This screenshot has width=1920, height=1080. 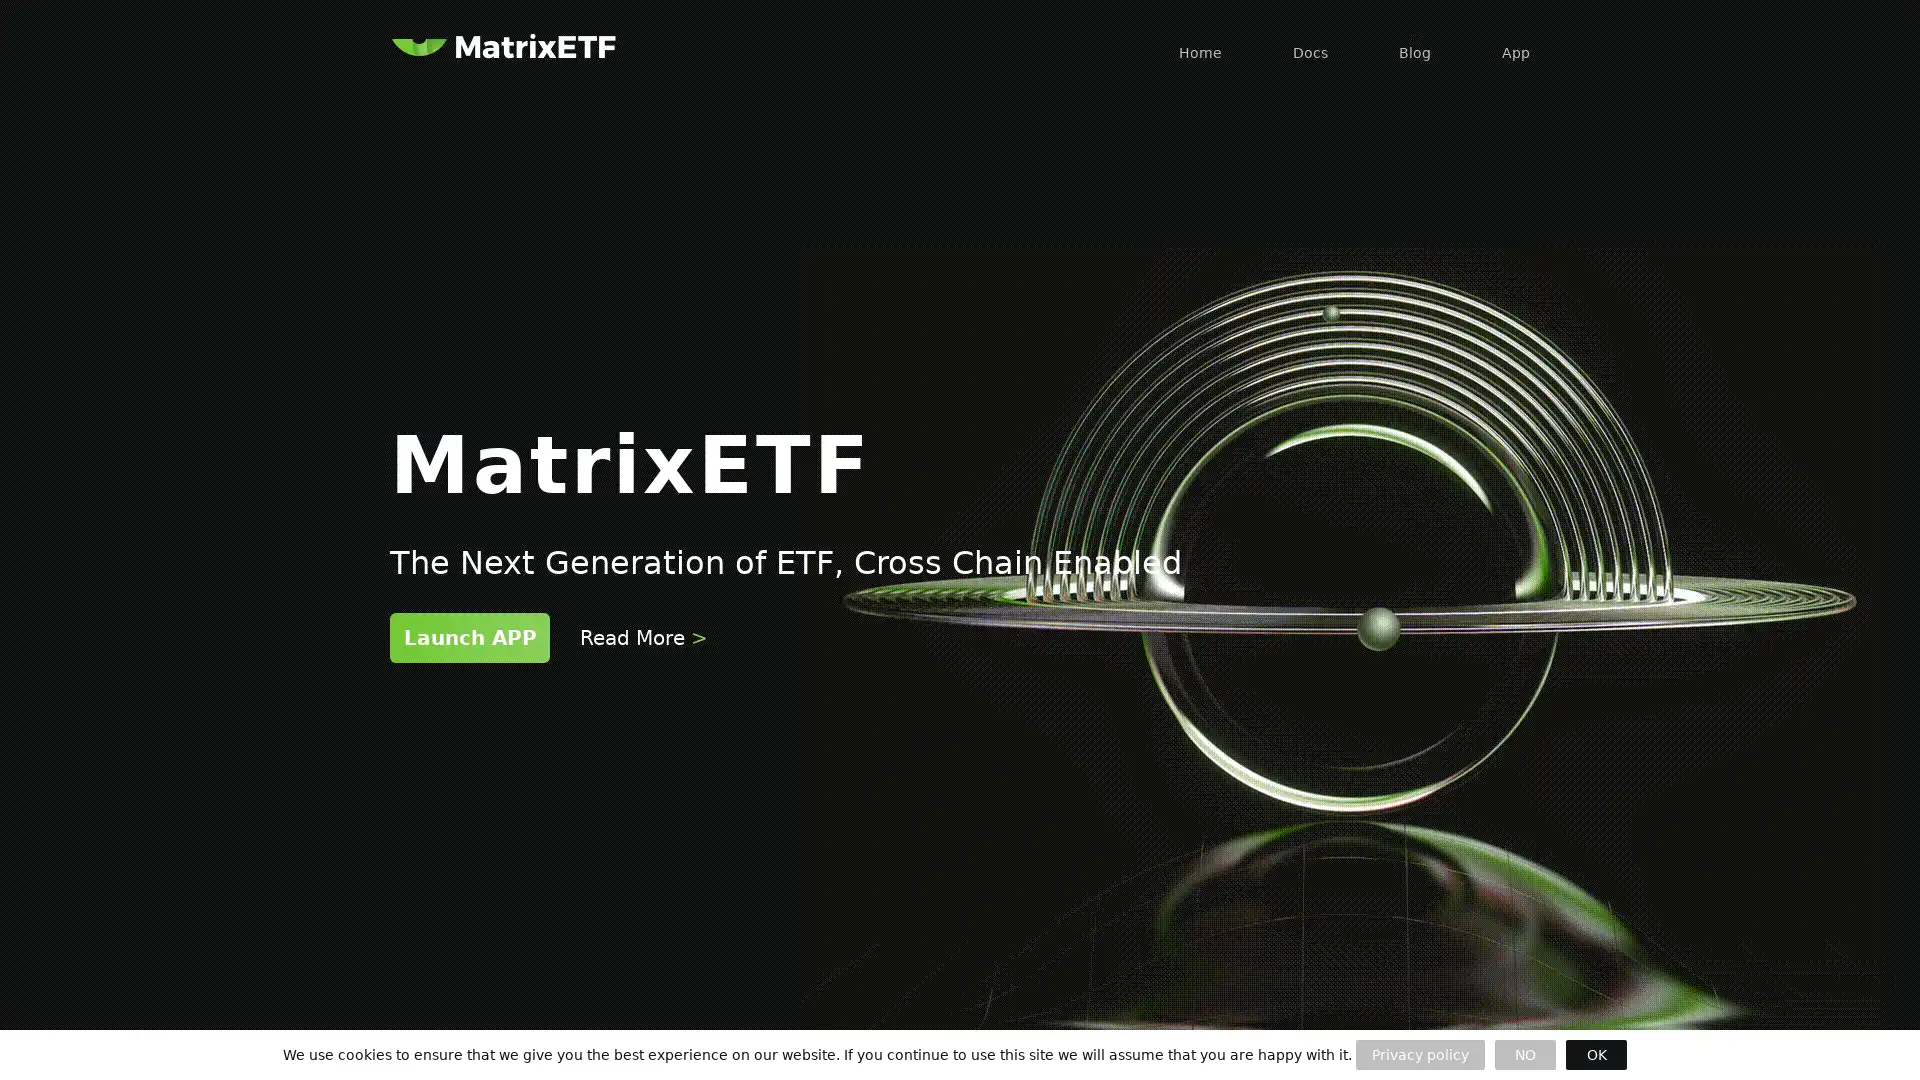 I want to click on NO, so click(x=1524, y=1054).